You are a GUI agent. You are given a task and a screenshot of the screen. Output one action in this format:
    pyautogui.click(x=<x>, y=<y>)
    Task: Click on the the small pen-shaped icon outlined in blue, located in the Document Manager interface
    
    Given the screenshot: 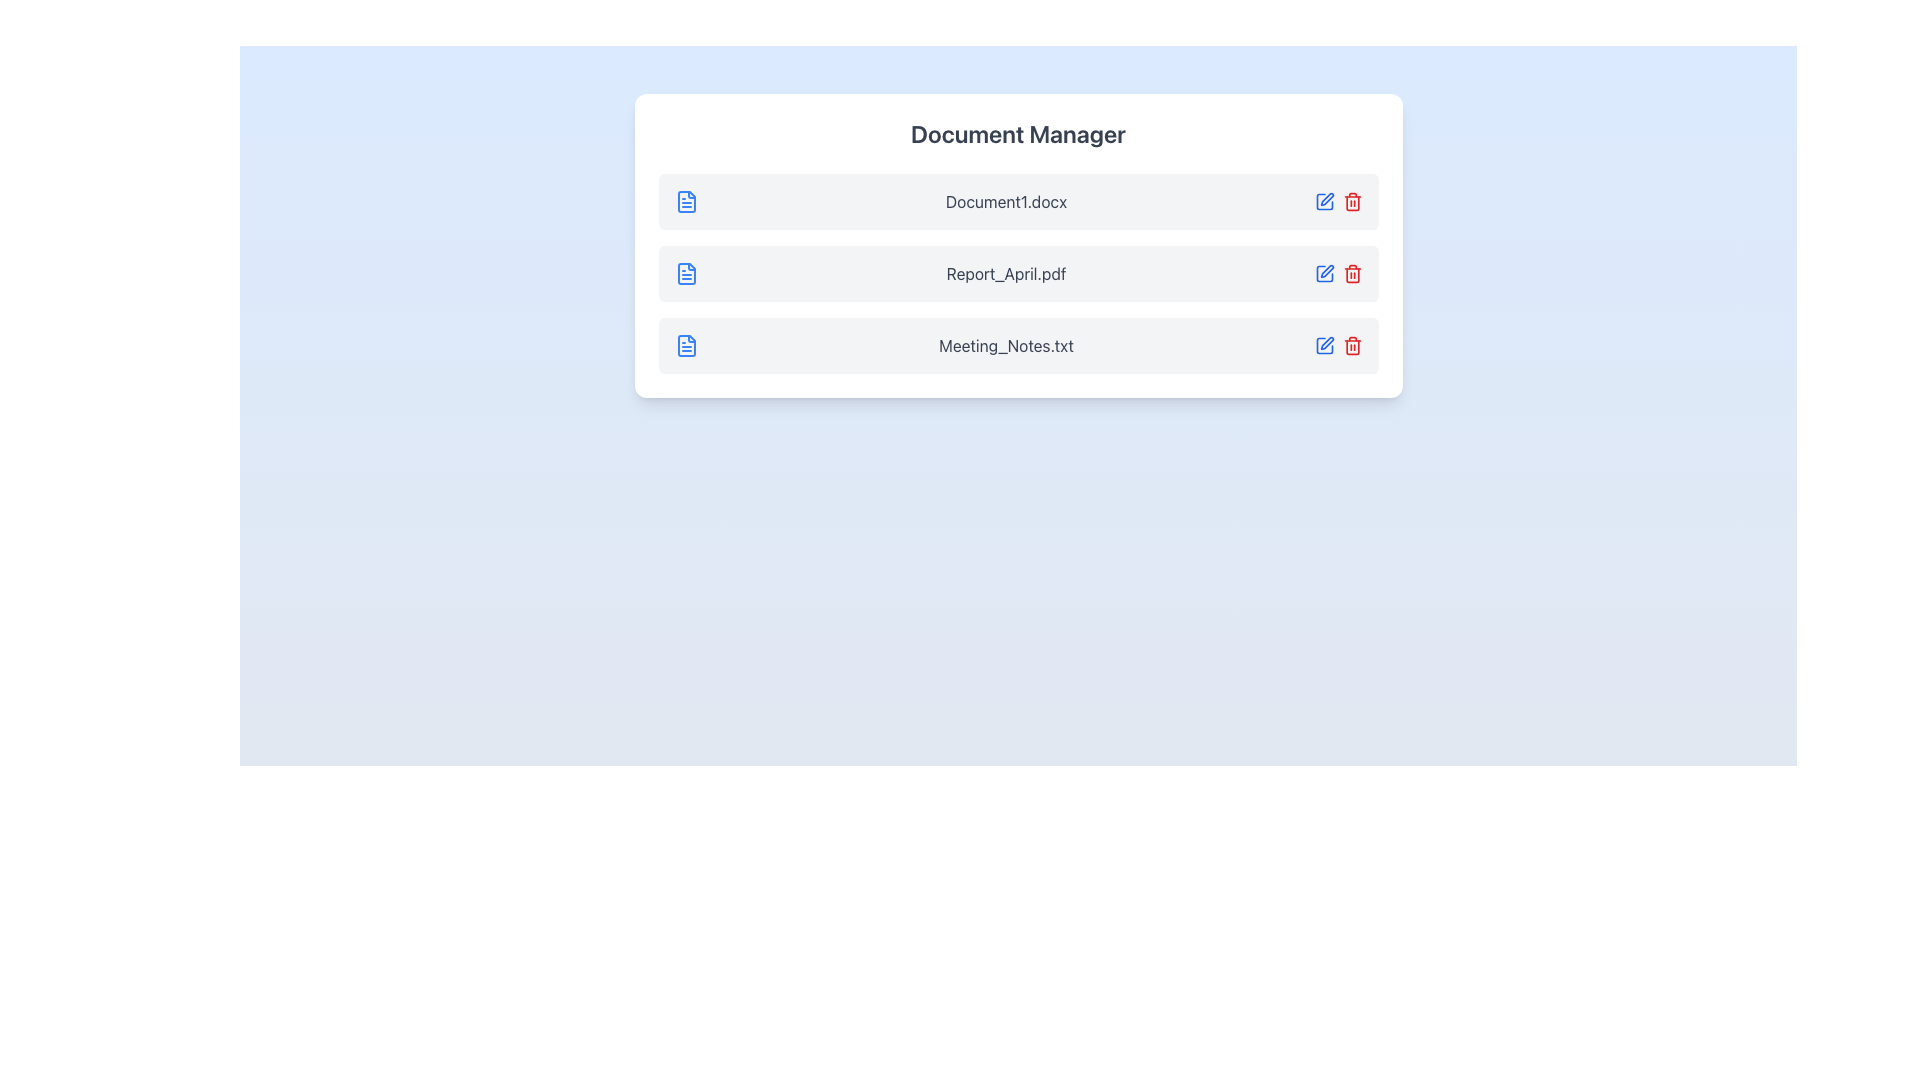 What is the action you would take?
    pyautogui.click(x=1326, y=271)
    